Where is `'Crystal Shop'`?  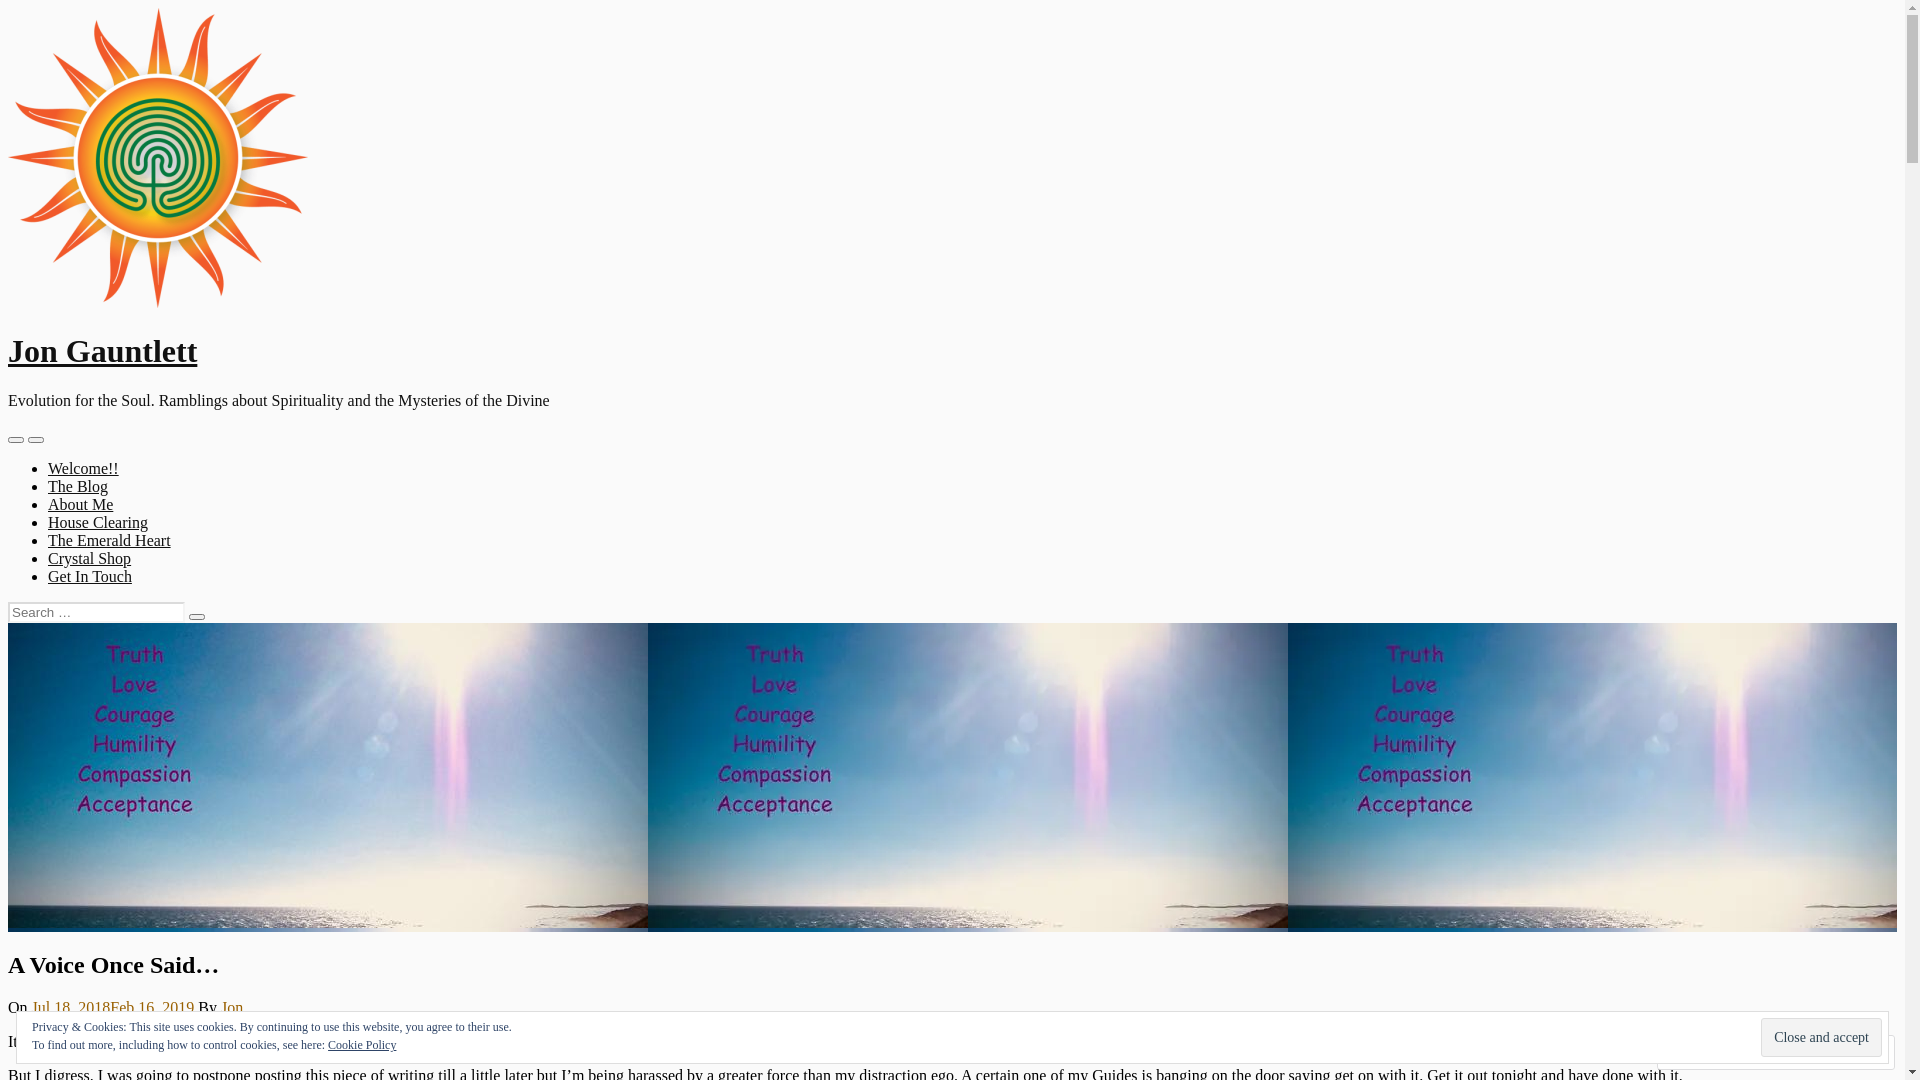 'Crystal Shop' is located at coordinates (88, 558).